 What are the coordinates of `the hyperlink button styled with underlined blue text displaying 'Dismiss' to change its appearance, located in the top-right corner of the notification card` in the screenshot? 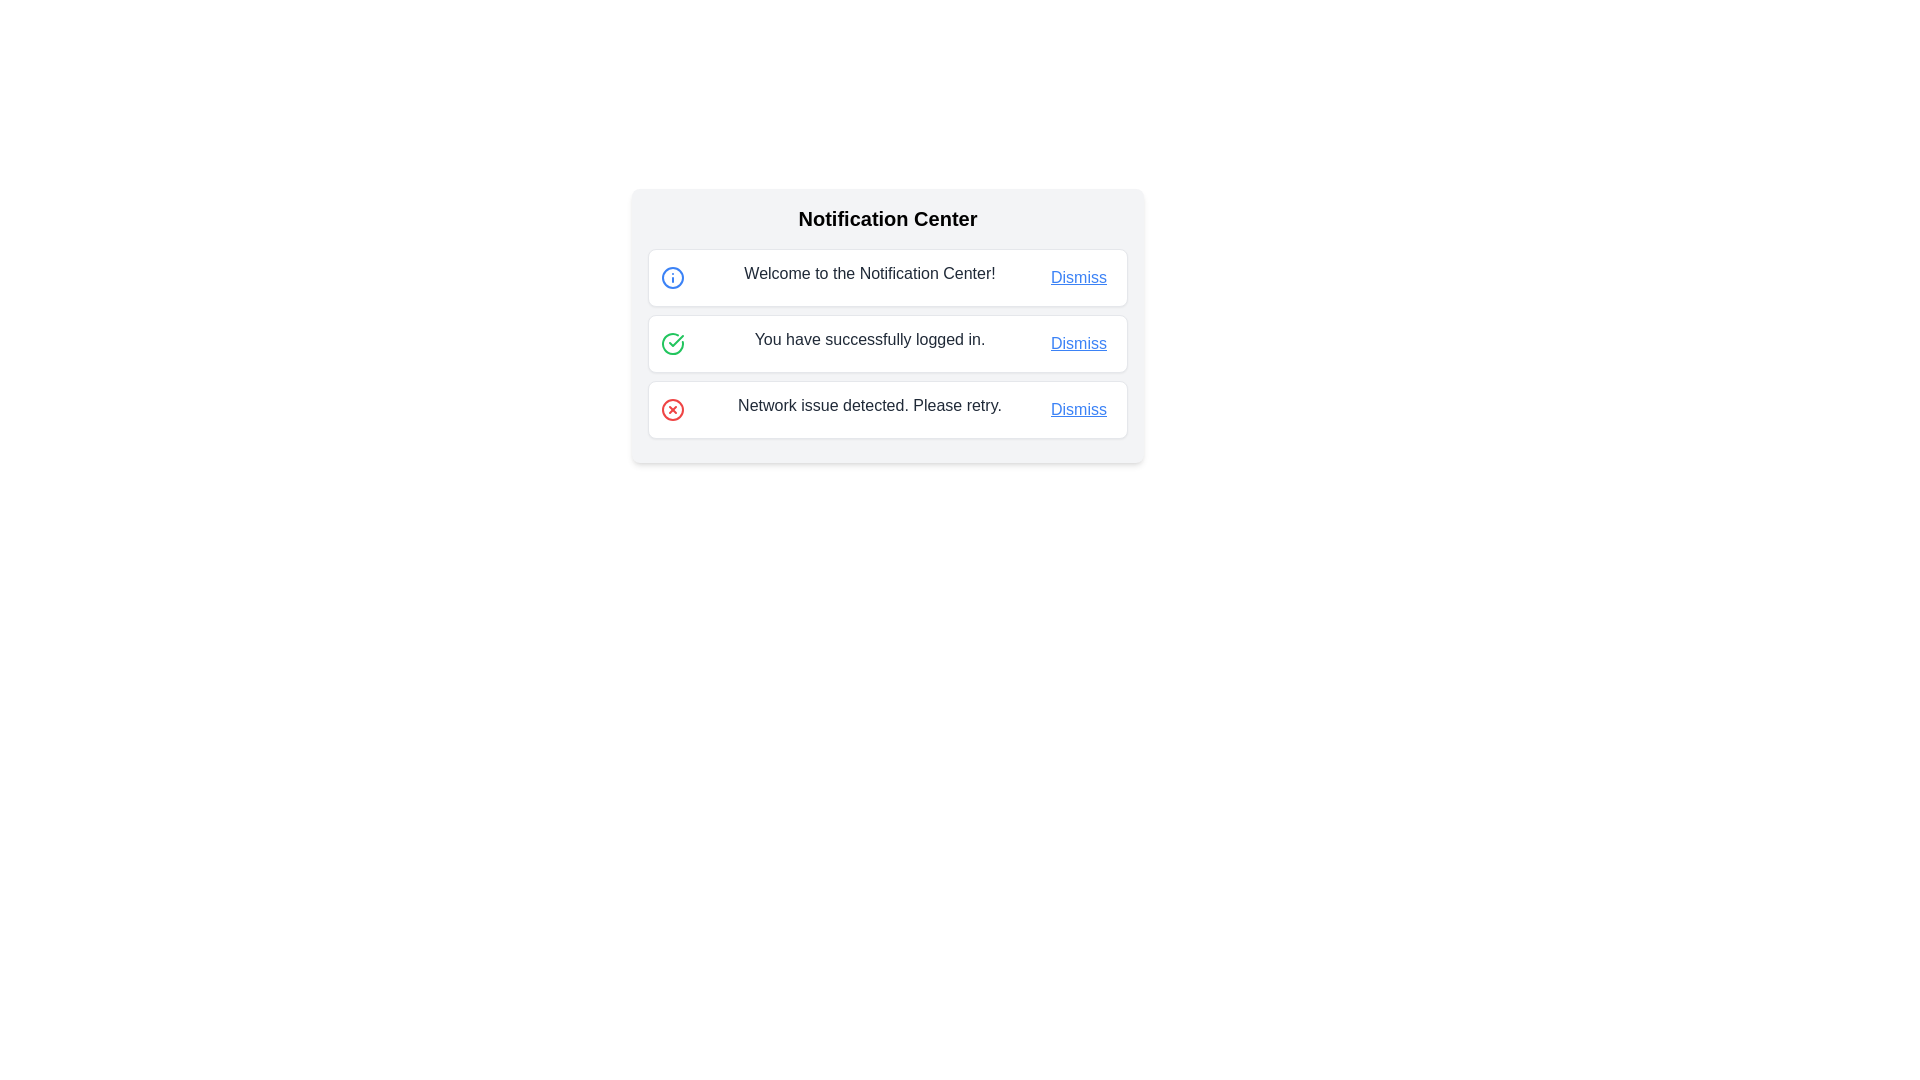 It's located at (1078, 277).